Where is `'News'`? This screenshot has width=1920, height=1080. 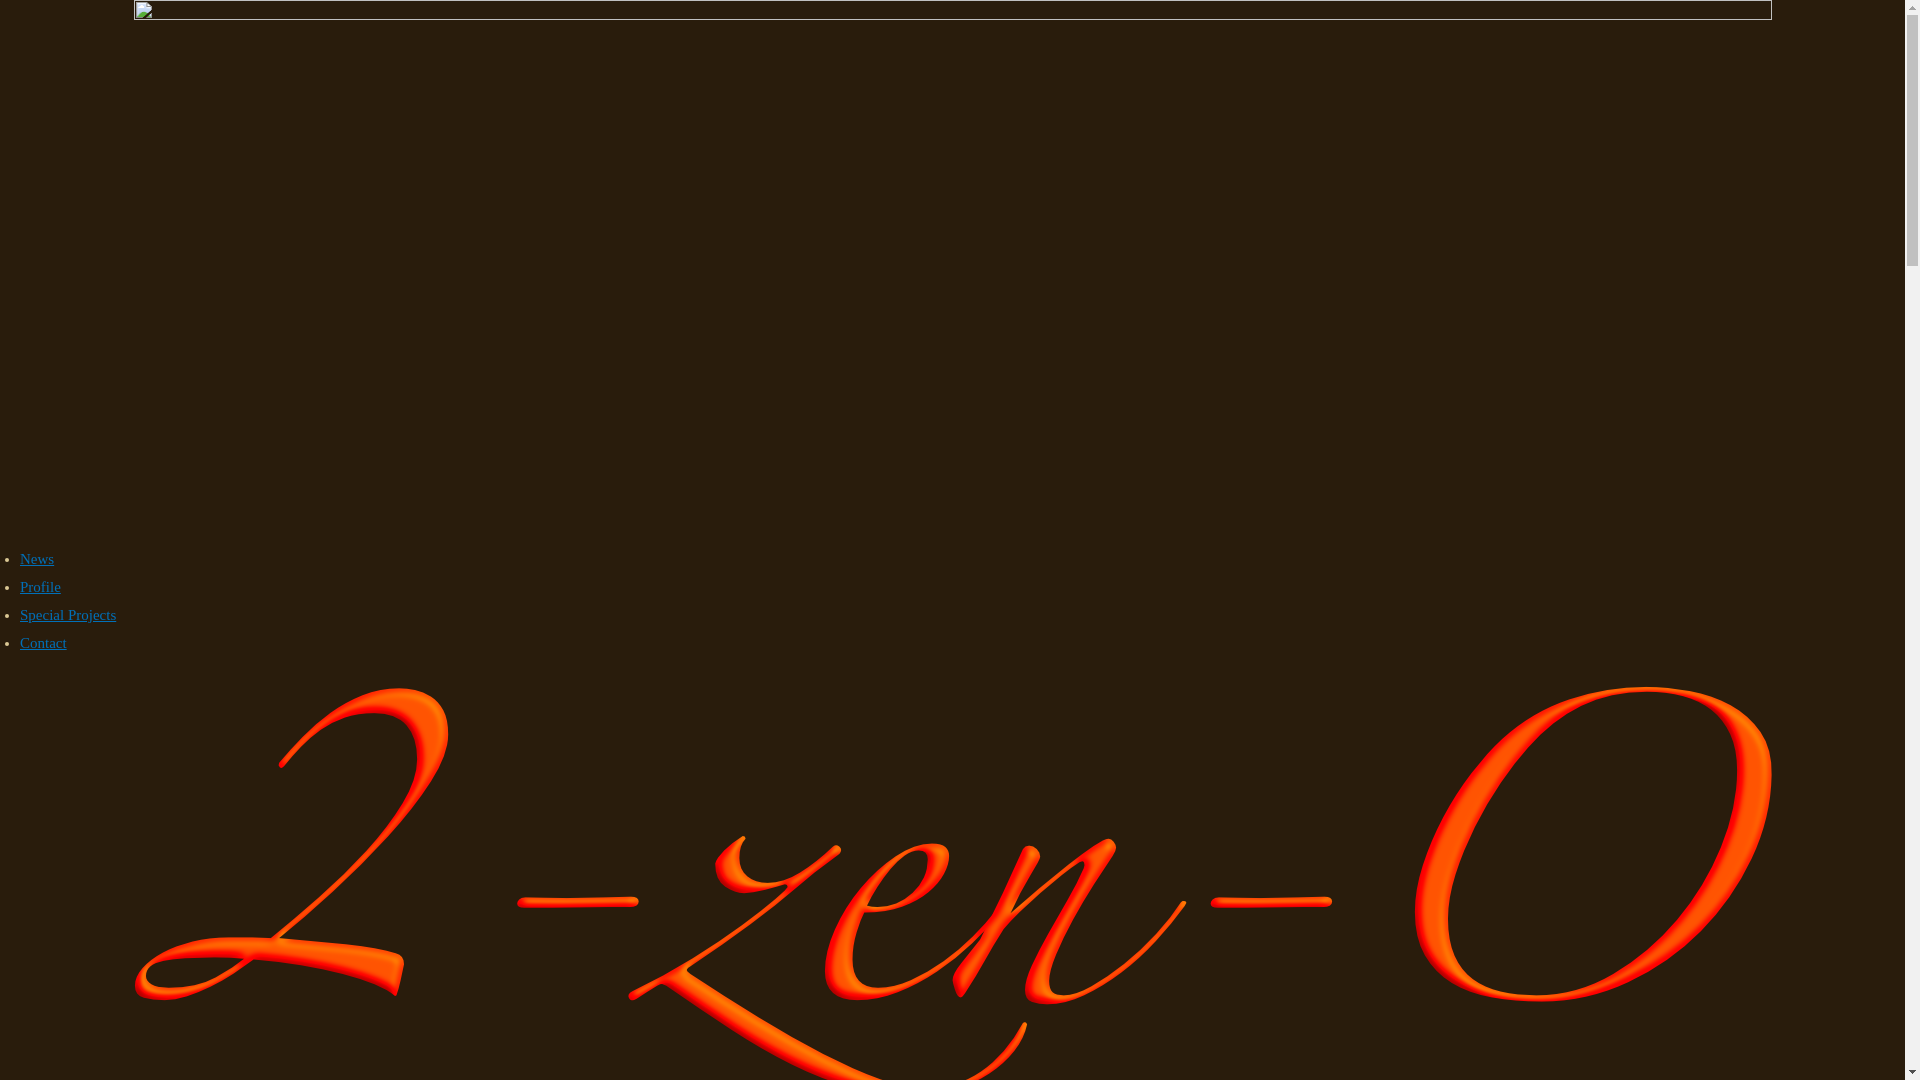
'News' is located at coordinates (19, 559).